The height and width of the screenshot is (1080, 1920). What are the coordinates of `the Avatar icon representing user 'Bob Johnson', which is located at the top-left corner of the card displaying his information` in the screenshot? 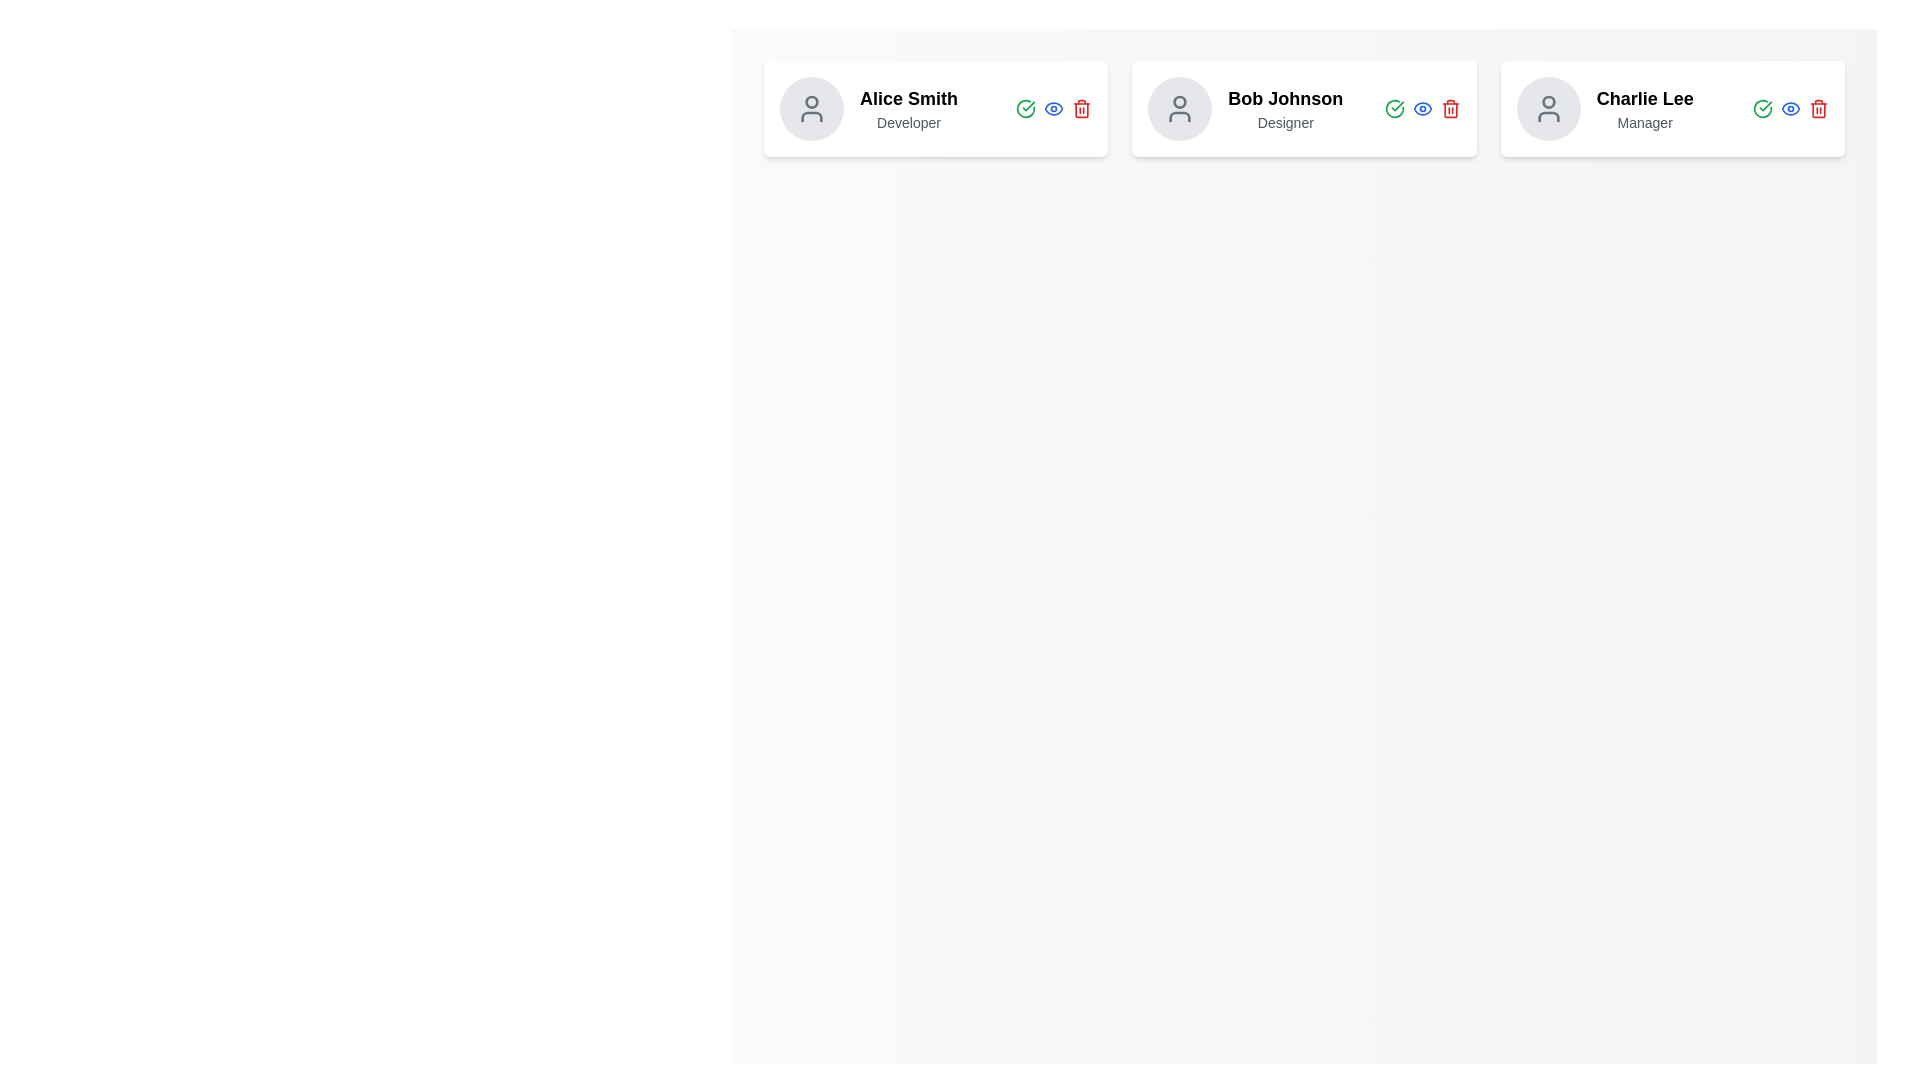 It's located at (1180, 108).